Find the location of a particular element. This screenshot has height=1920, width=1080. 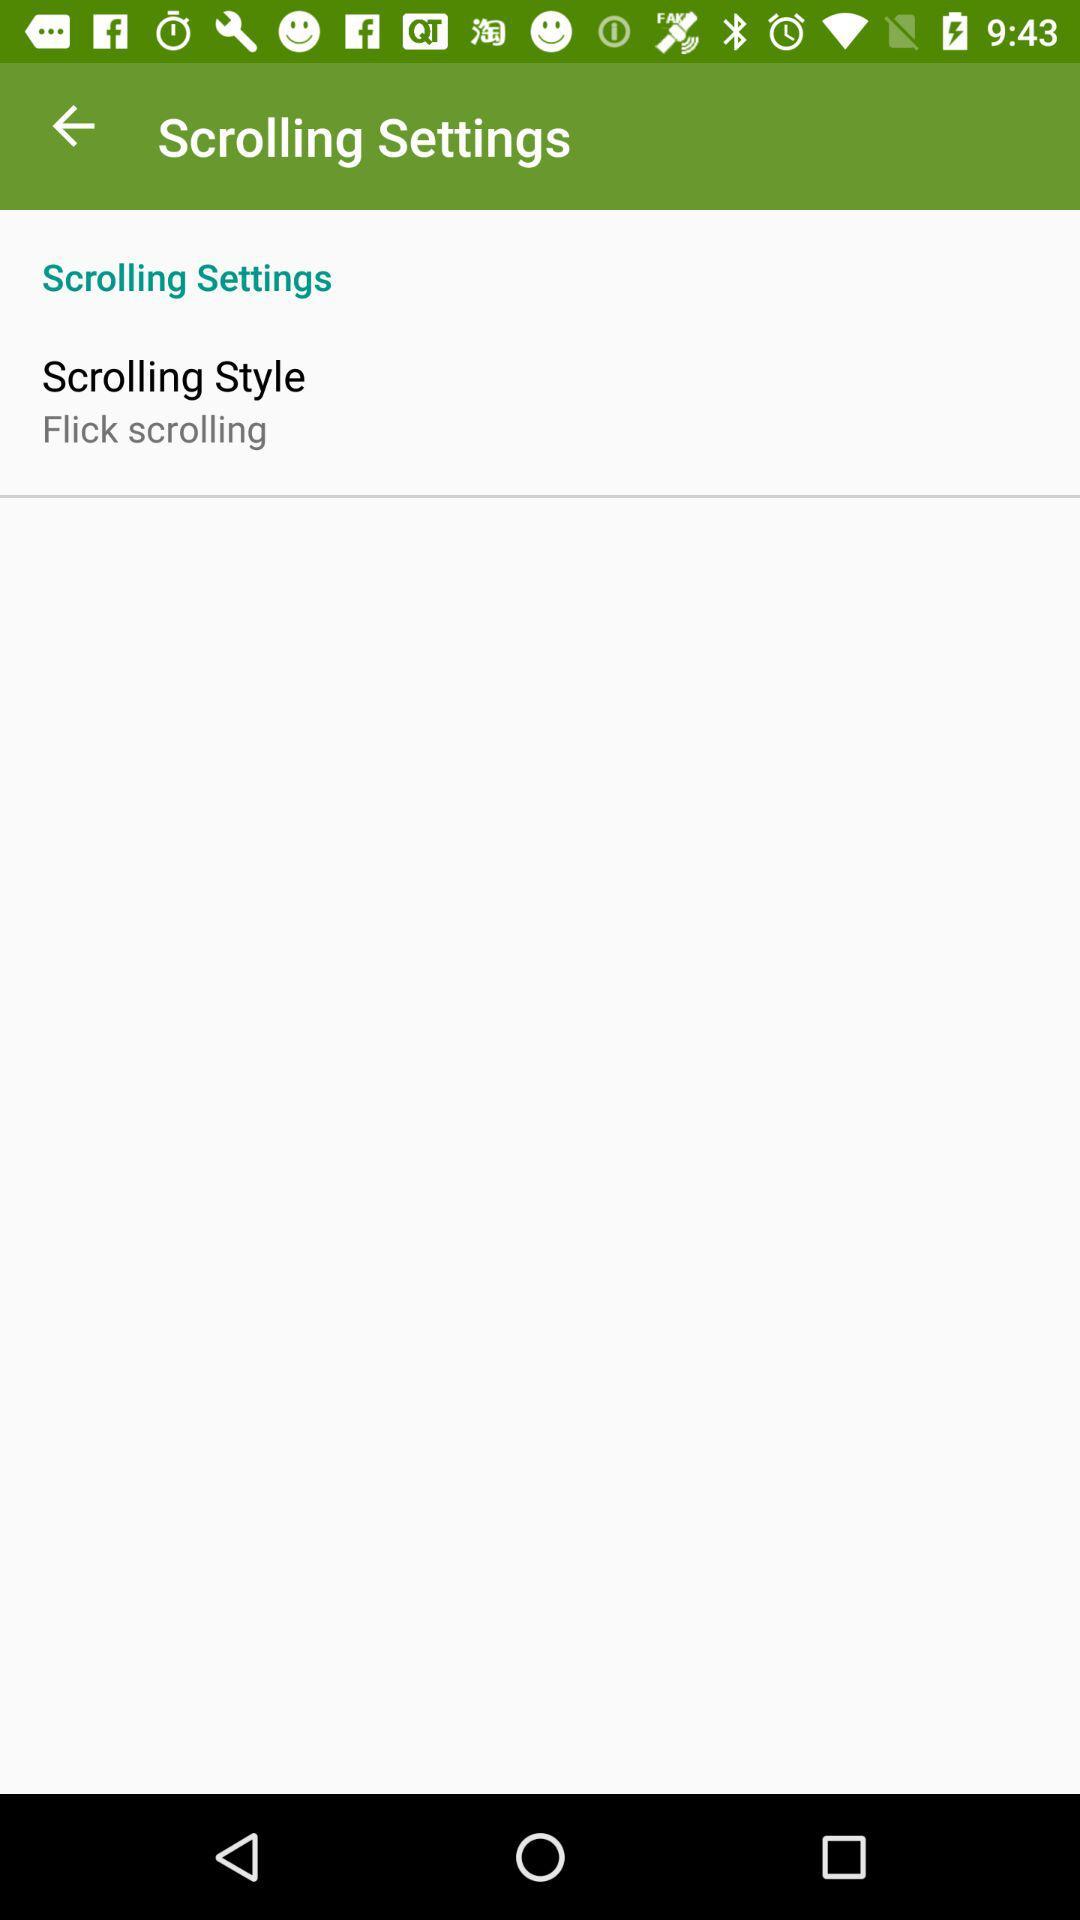

go back is located at coordinates (72, 130).